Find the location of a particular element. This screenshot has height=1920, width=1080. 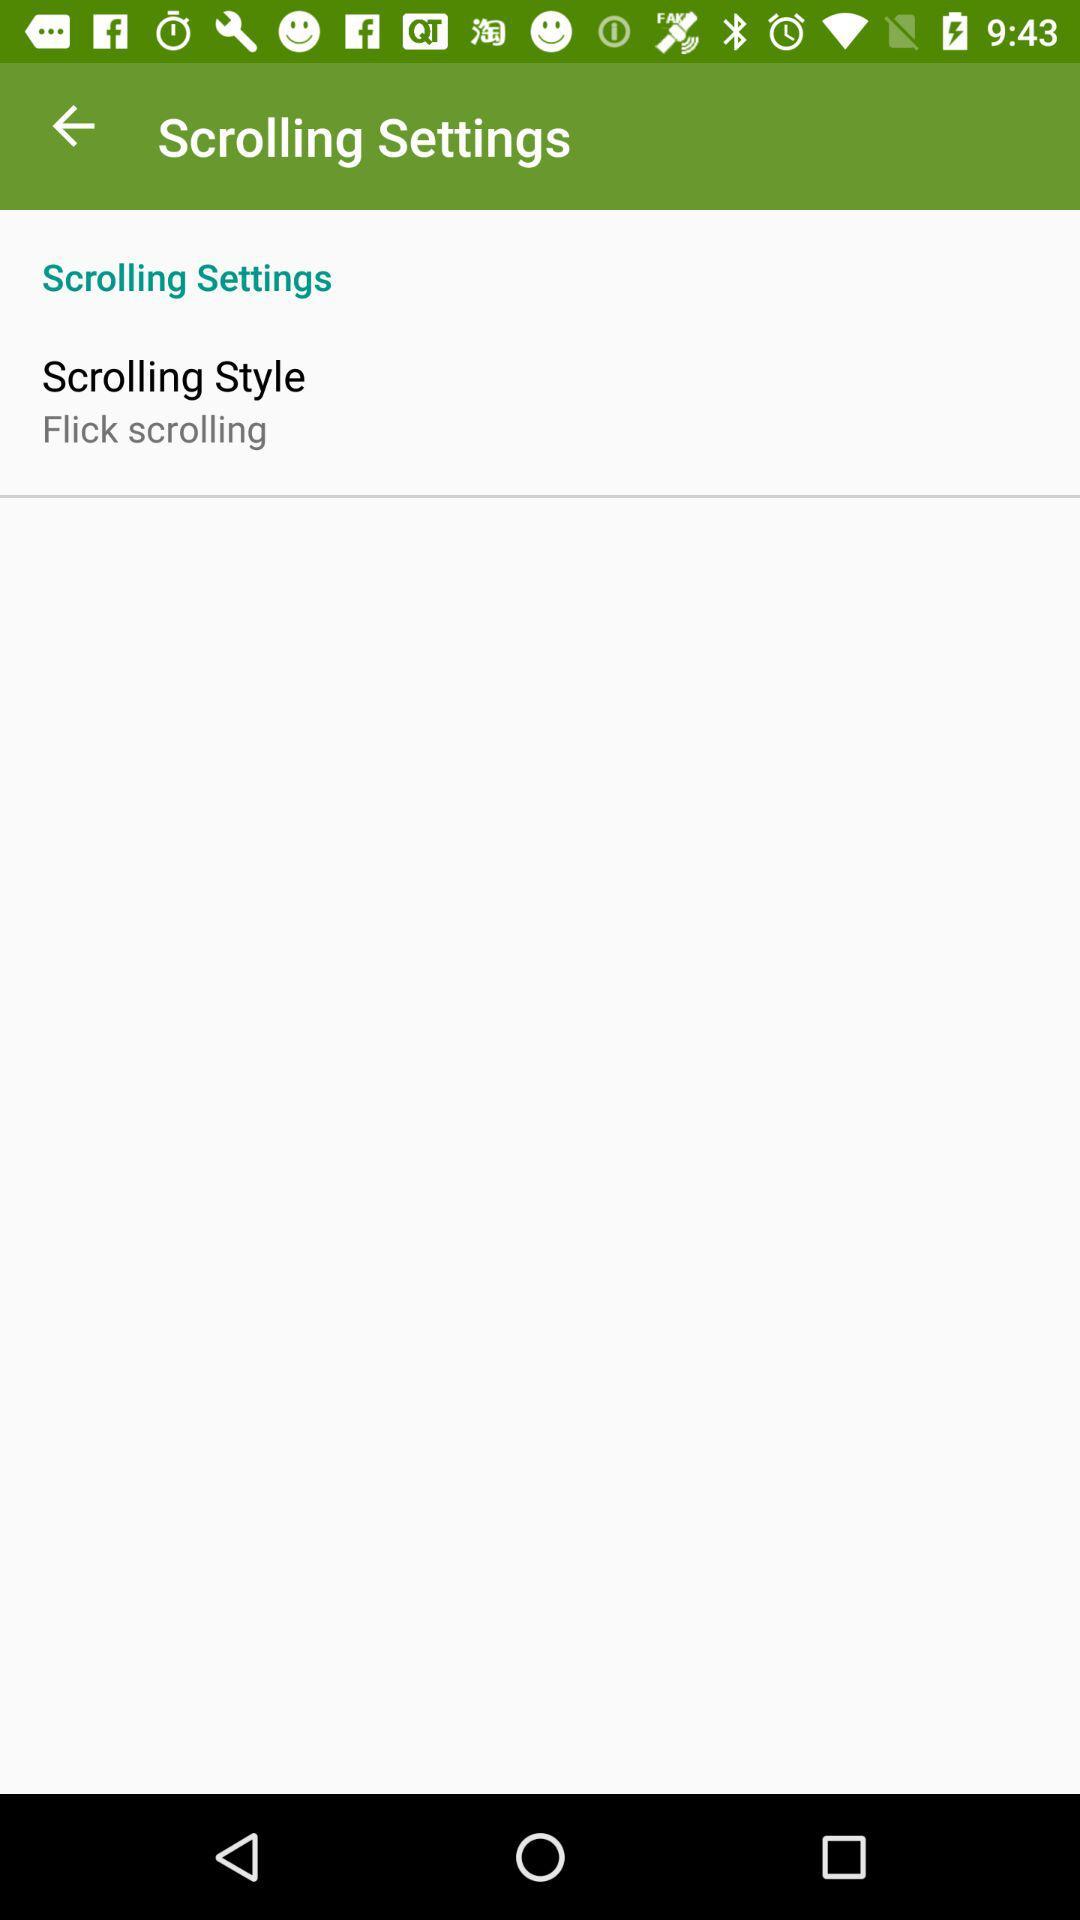

go back is located at coordinates (72, 130).